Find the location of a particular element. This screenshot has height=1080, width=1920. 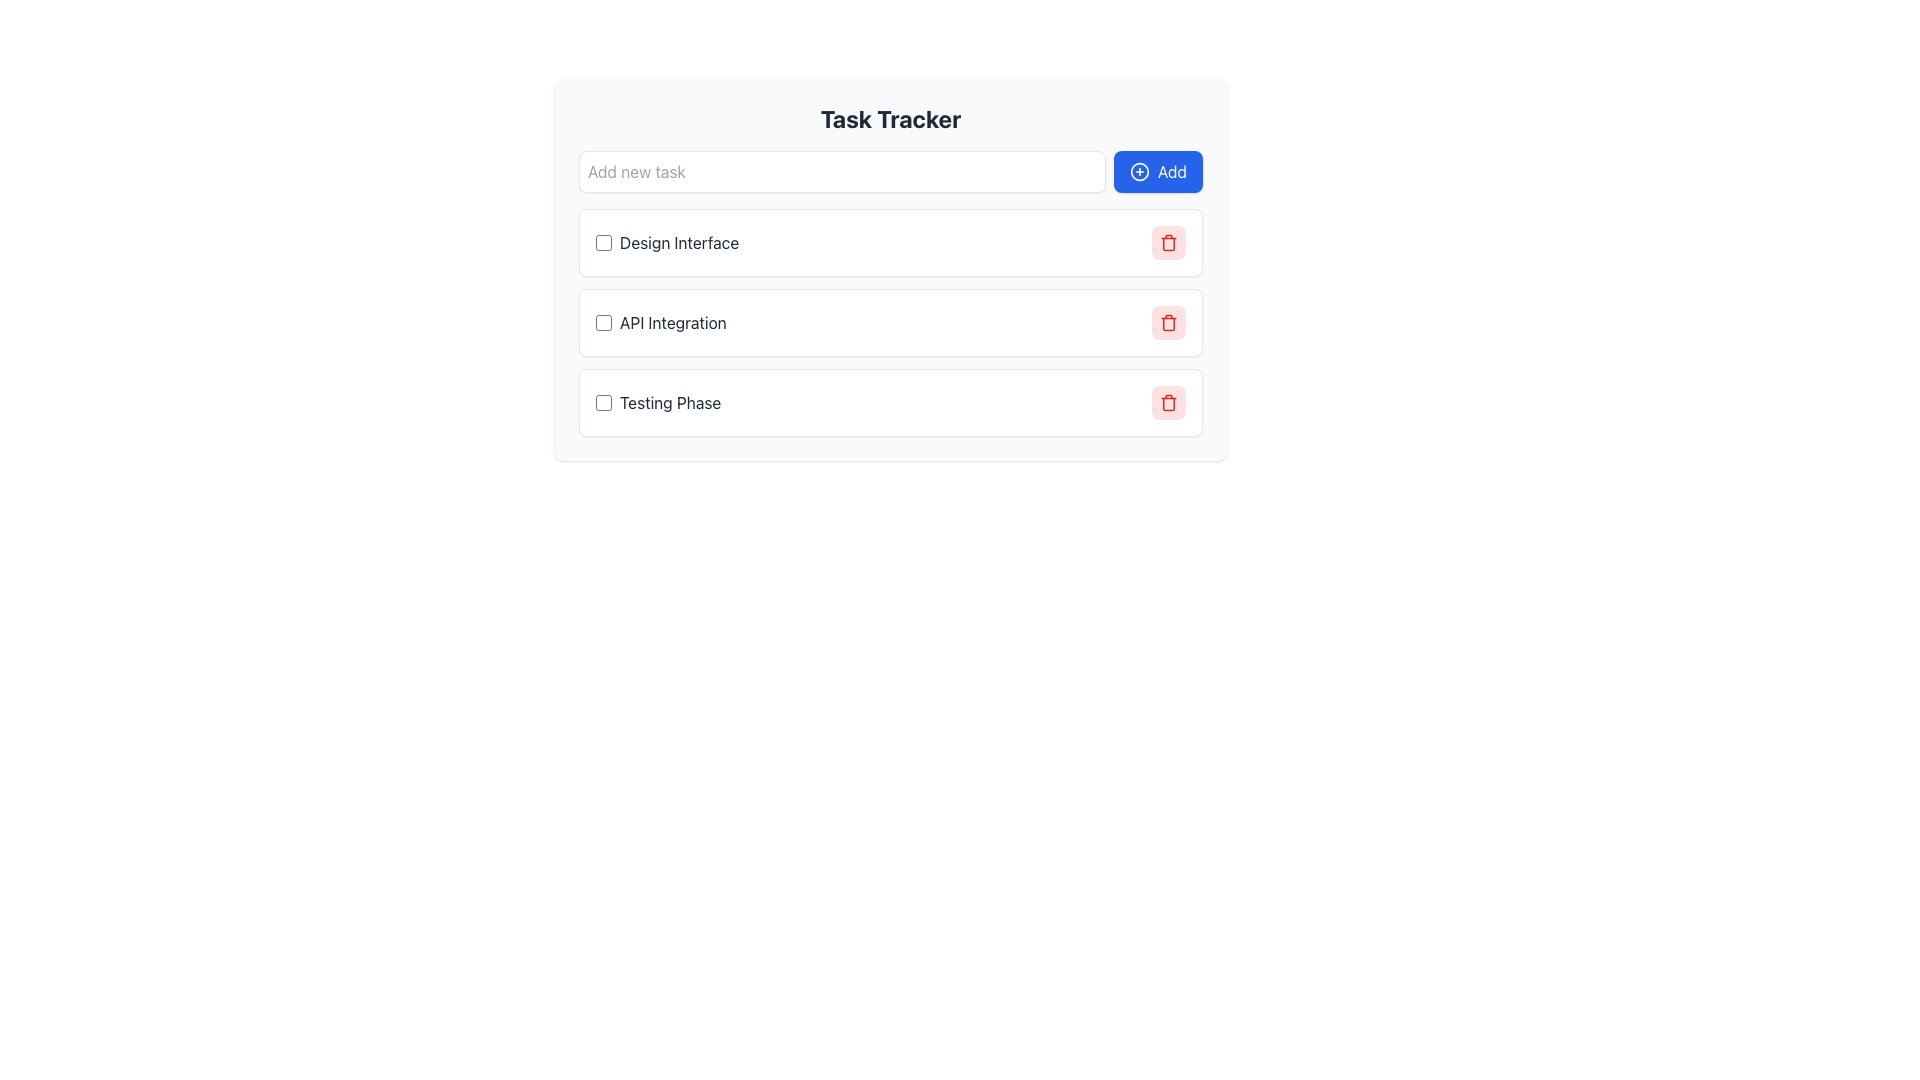

the checkbox labeled 'Testing Phase' is located at coordinates (658, 402).